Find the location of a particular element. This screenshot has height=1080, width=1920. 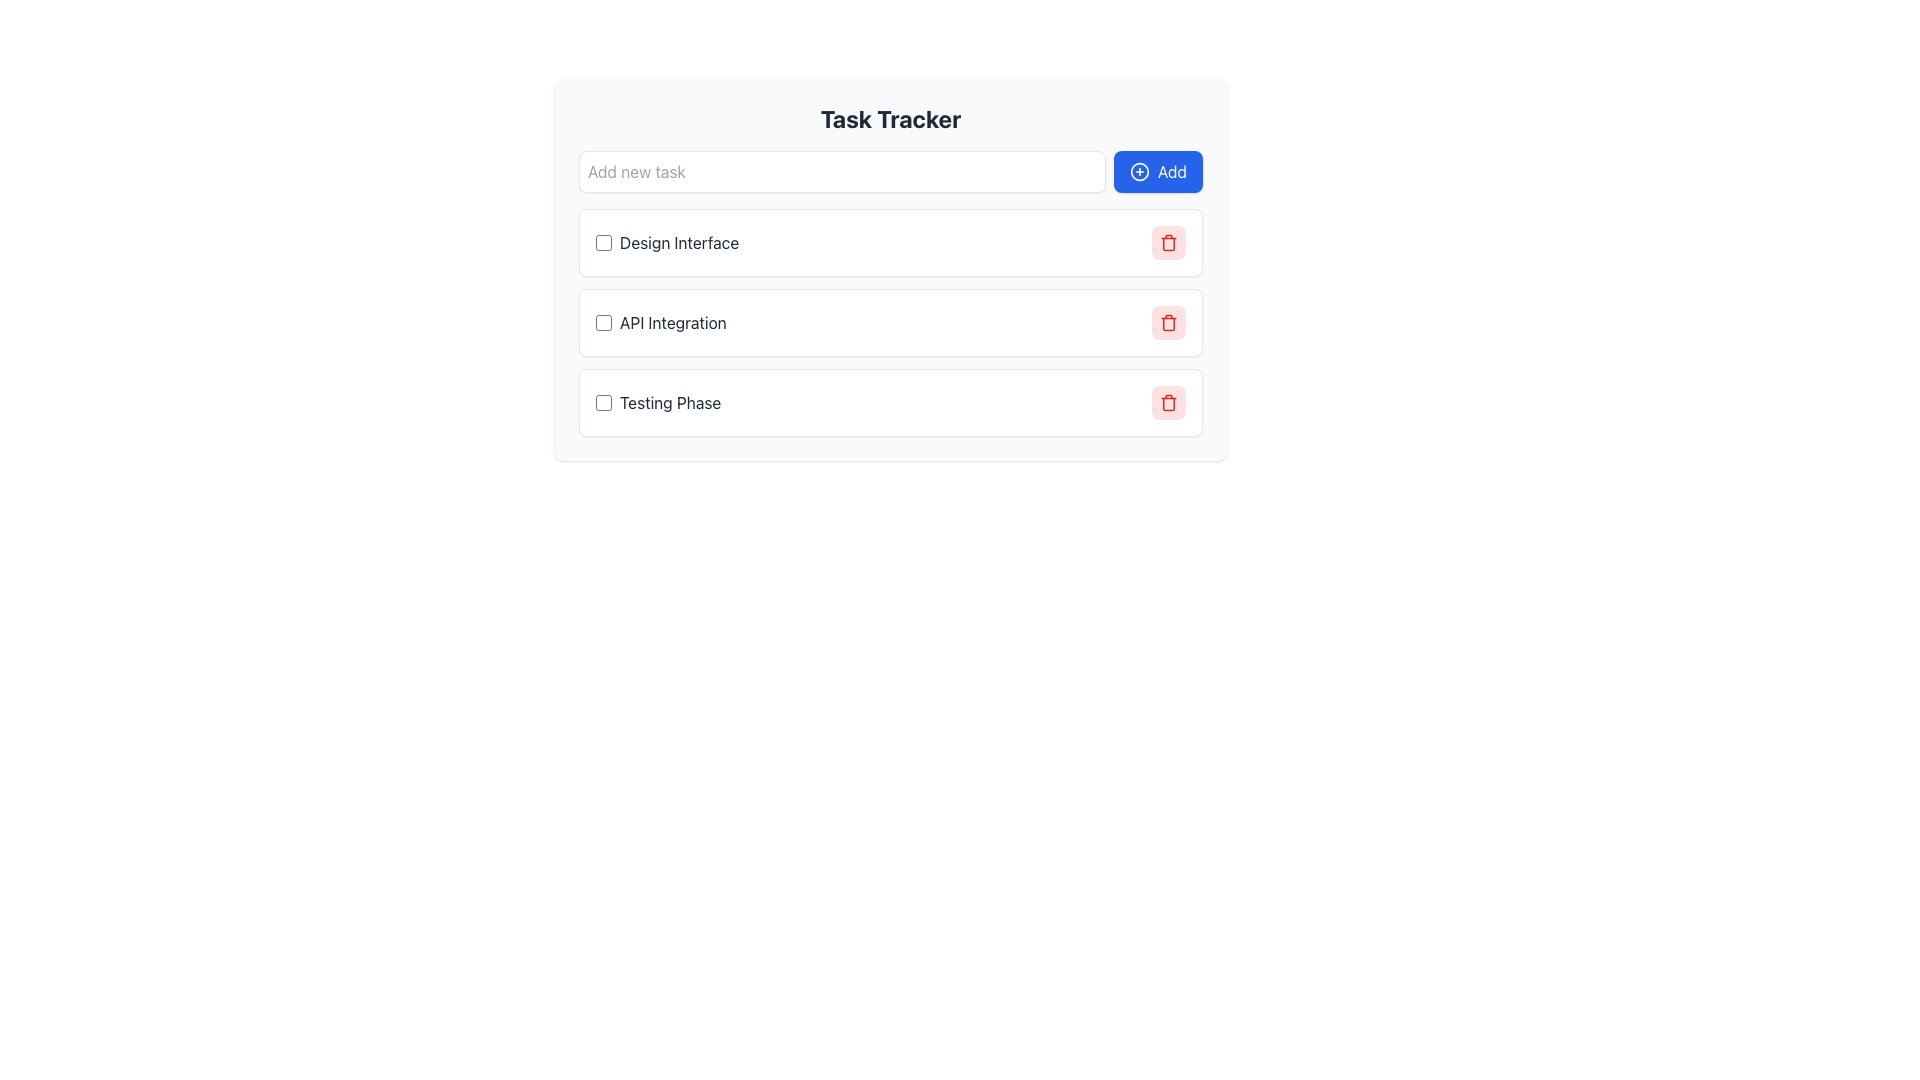

the checkbox labeled 'Testing Phase' is located at coordinates (658, 402).